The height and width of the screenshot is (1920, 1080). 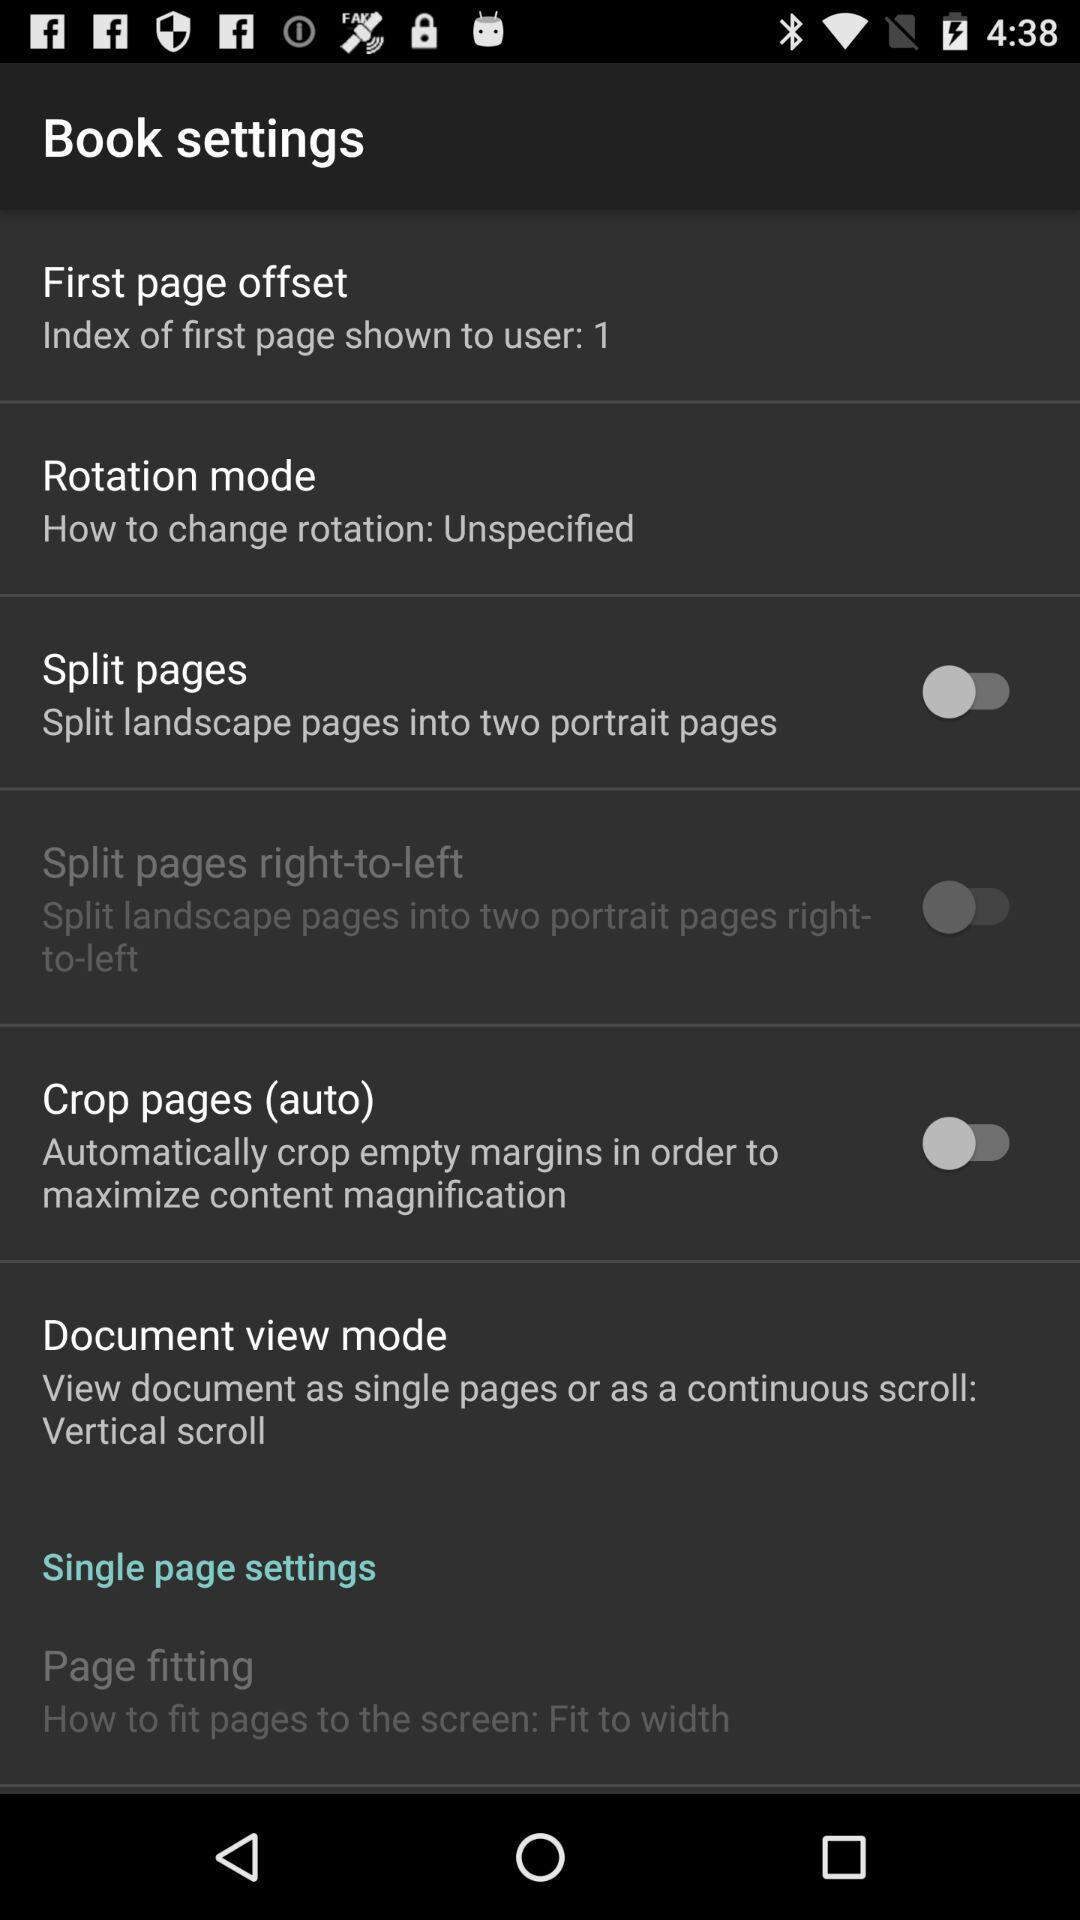 What do you see at coordinates (456, 1171) in the screenshot?
I see `automatically crop empty item` at bounding box center [456, 1171].